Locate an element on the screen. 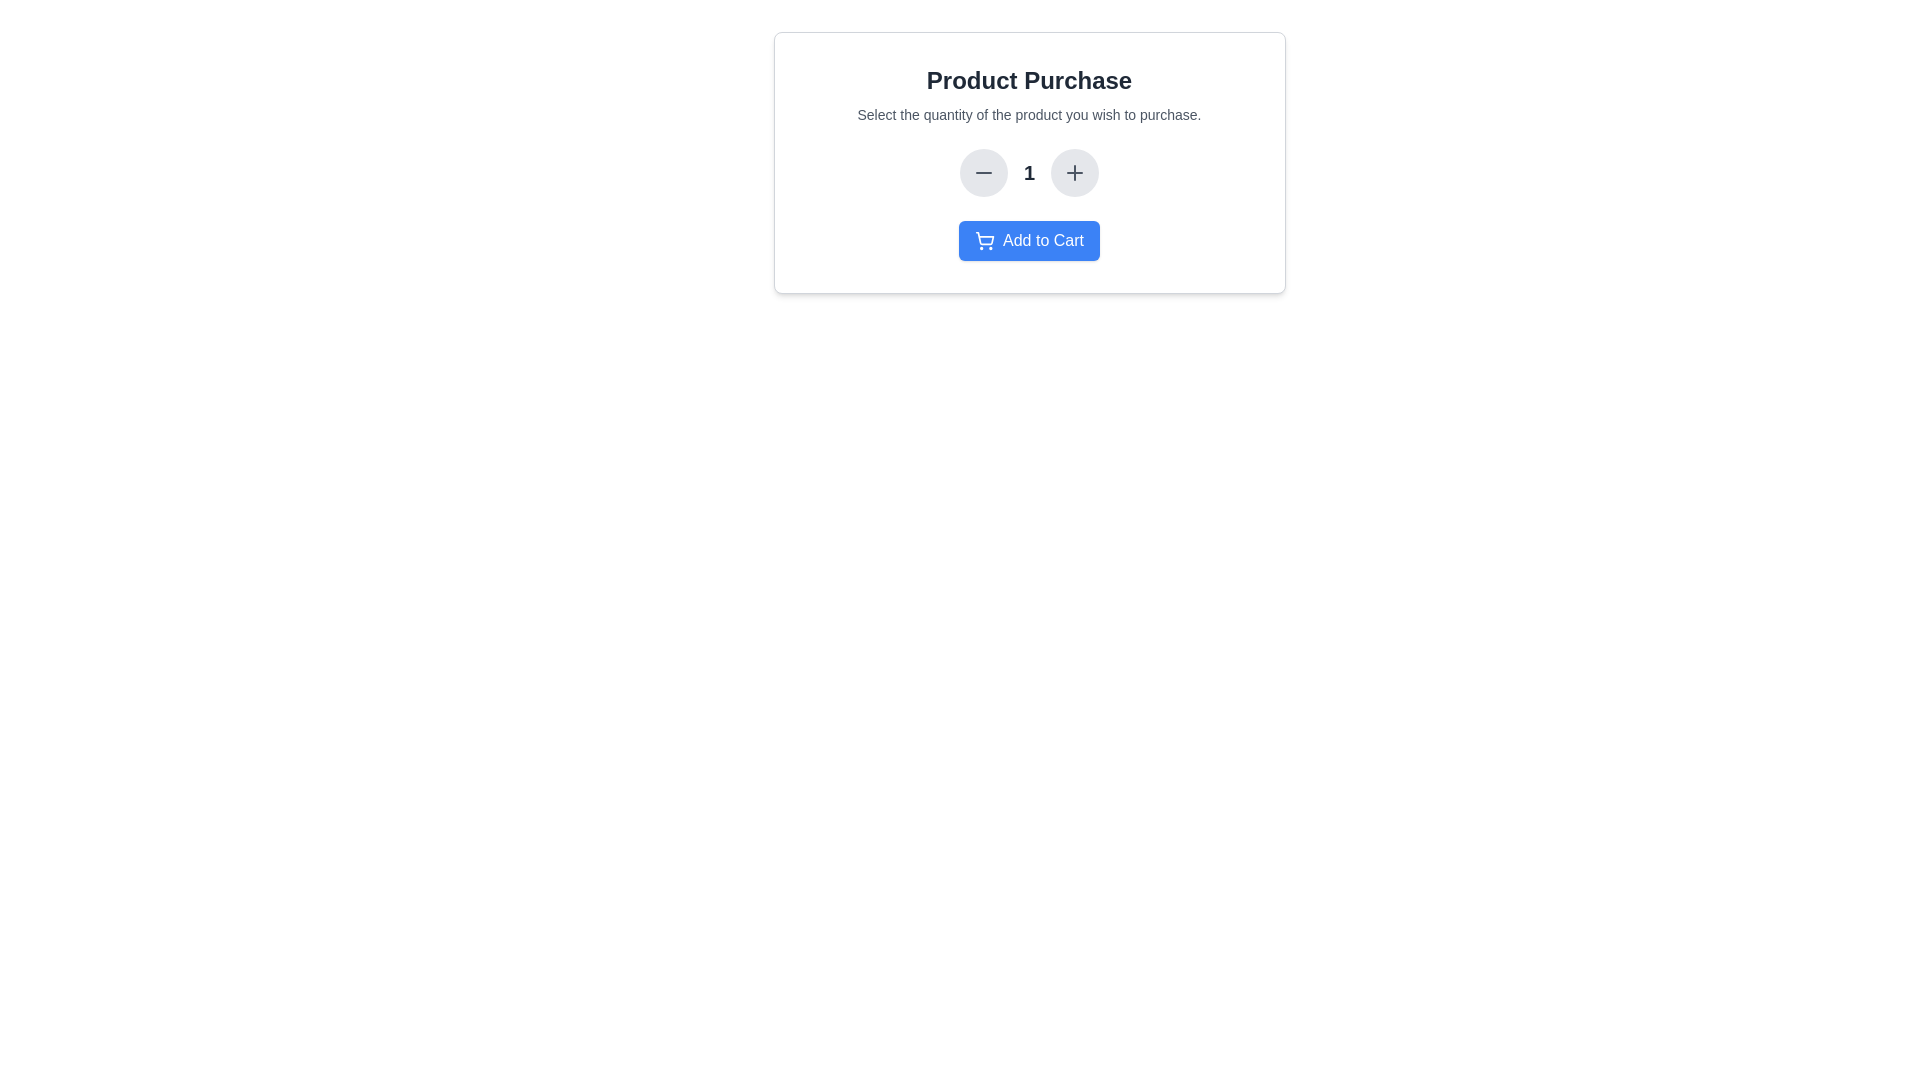 The width and height of the screenshot is (1920, 1080). the bold static text heading displaying 'Product Purchase', which is centrally aligned at the top of a white card-like panel is located at coordinates (1029, 80).